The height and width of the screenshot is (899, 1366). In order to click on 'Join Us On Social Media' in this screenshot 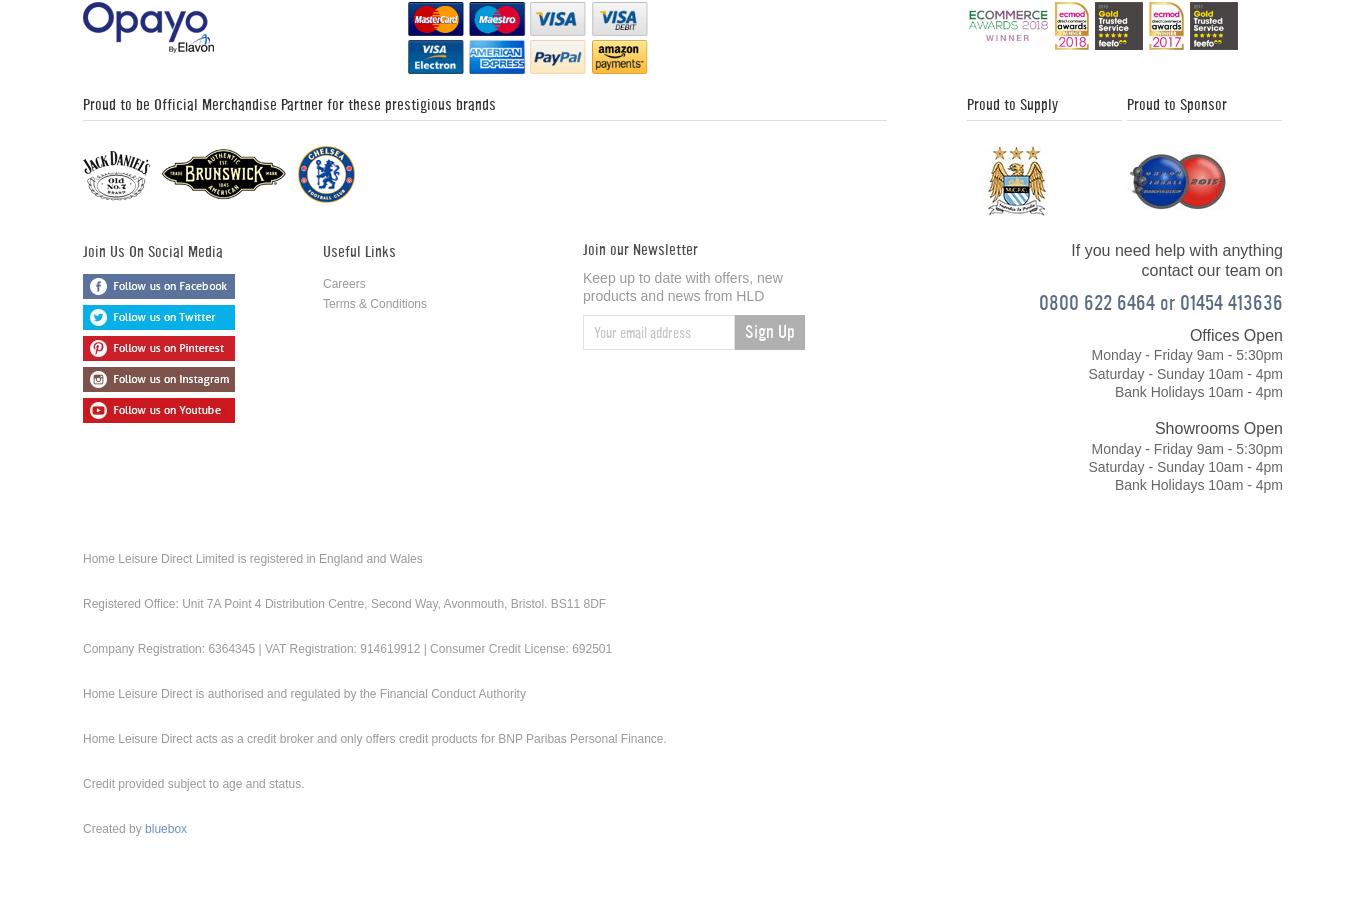, I will do `click(151, 250)`.